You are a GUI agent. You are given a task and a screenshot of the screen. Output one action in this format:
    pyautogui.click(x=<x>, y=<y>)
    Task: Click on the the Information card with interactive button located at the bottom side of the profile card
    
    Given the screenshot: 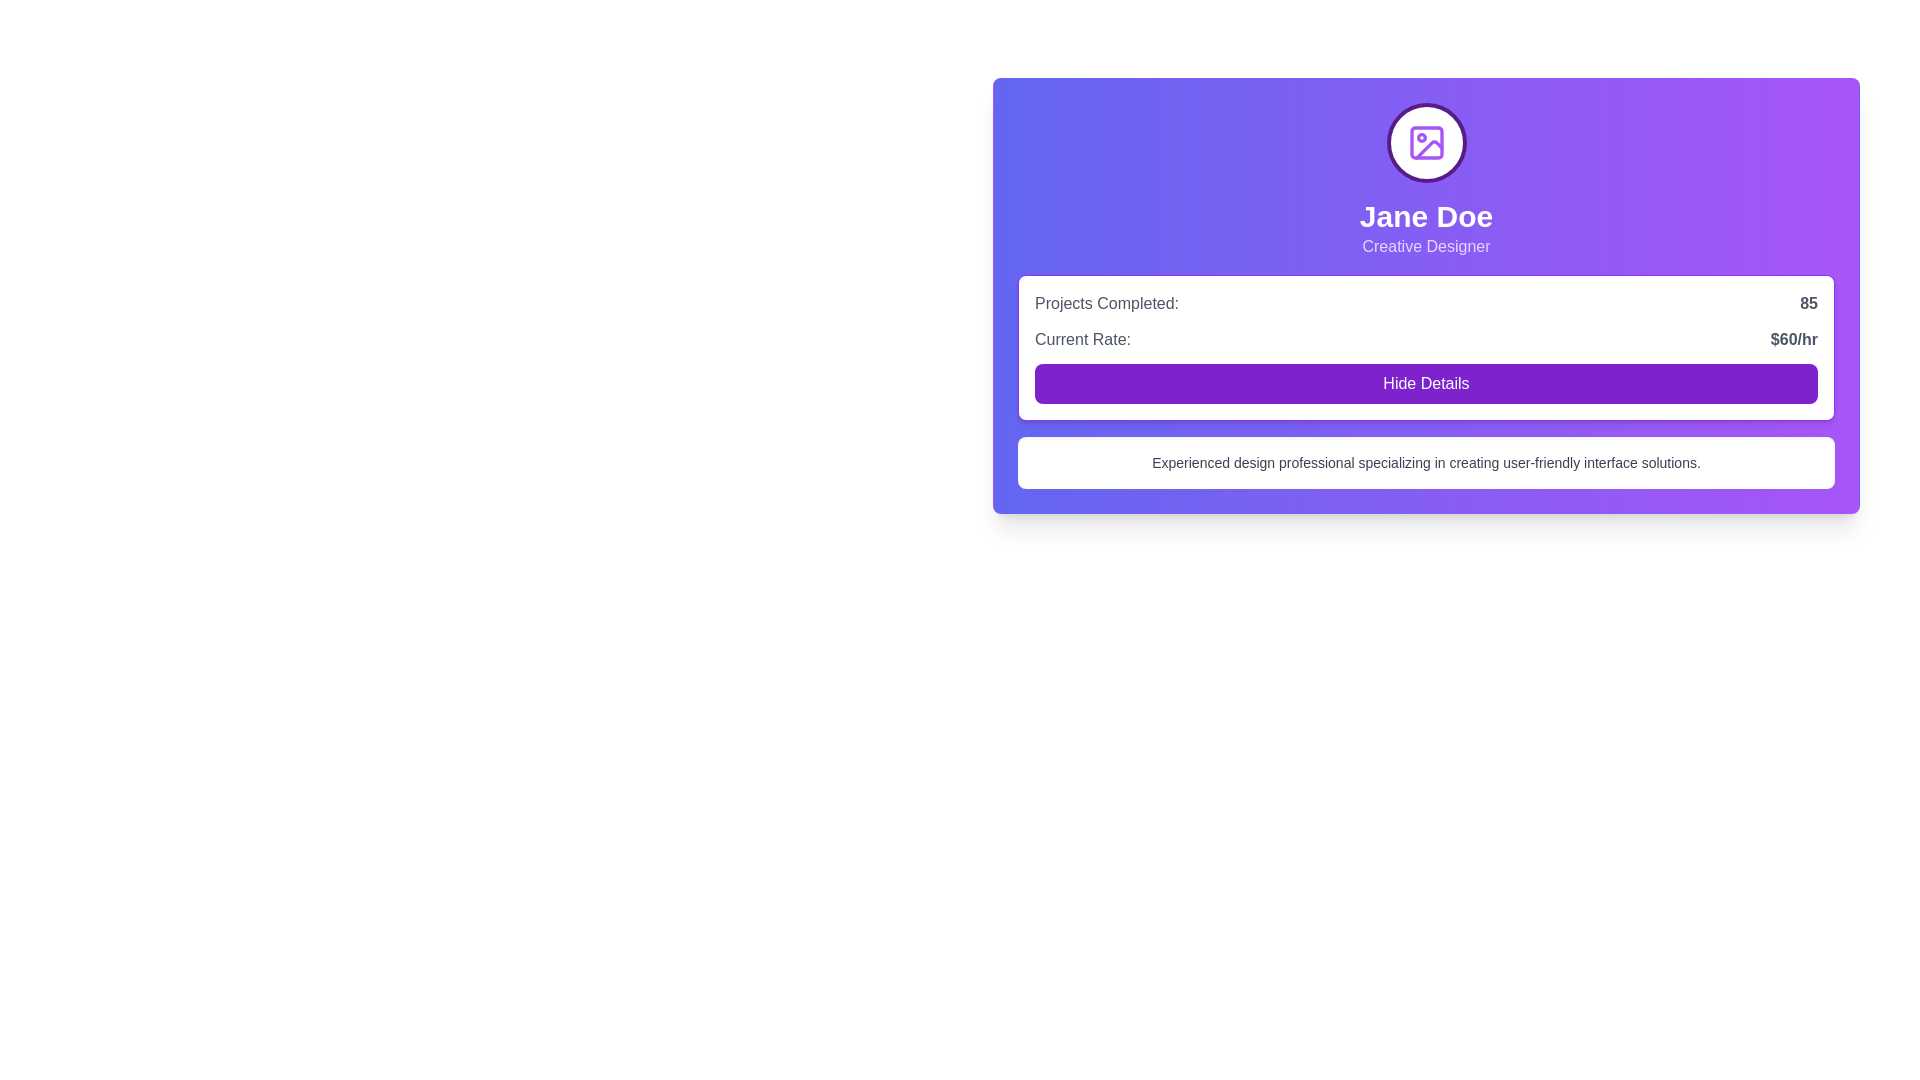 What is the action you would take?
    pyautogui.click(x=1425, y=346)
    